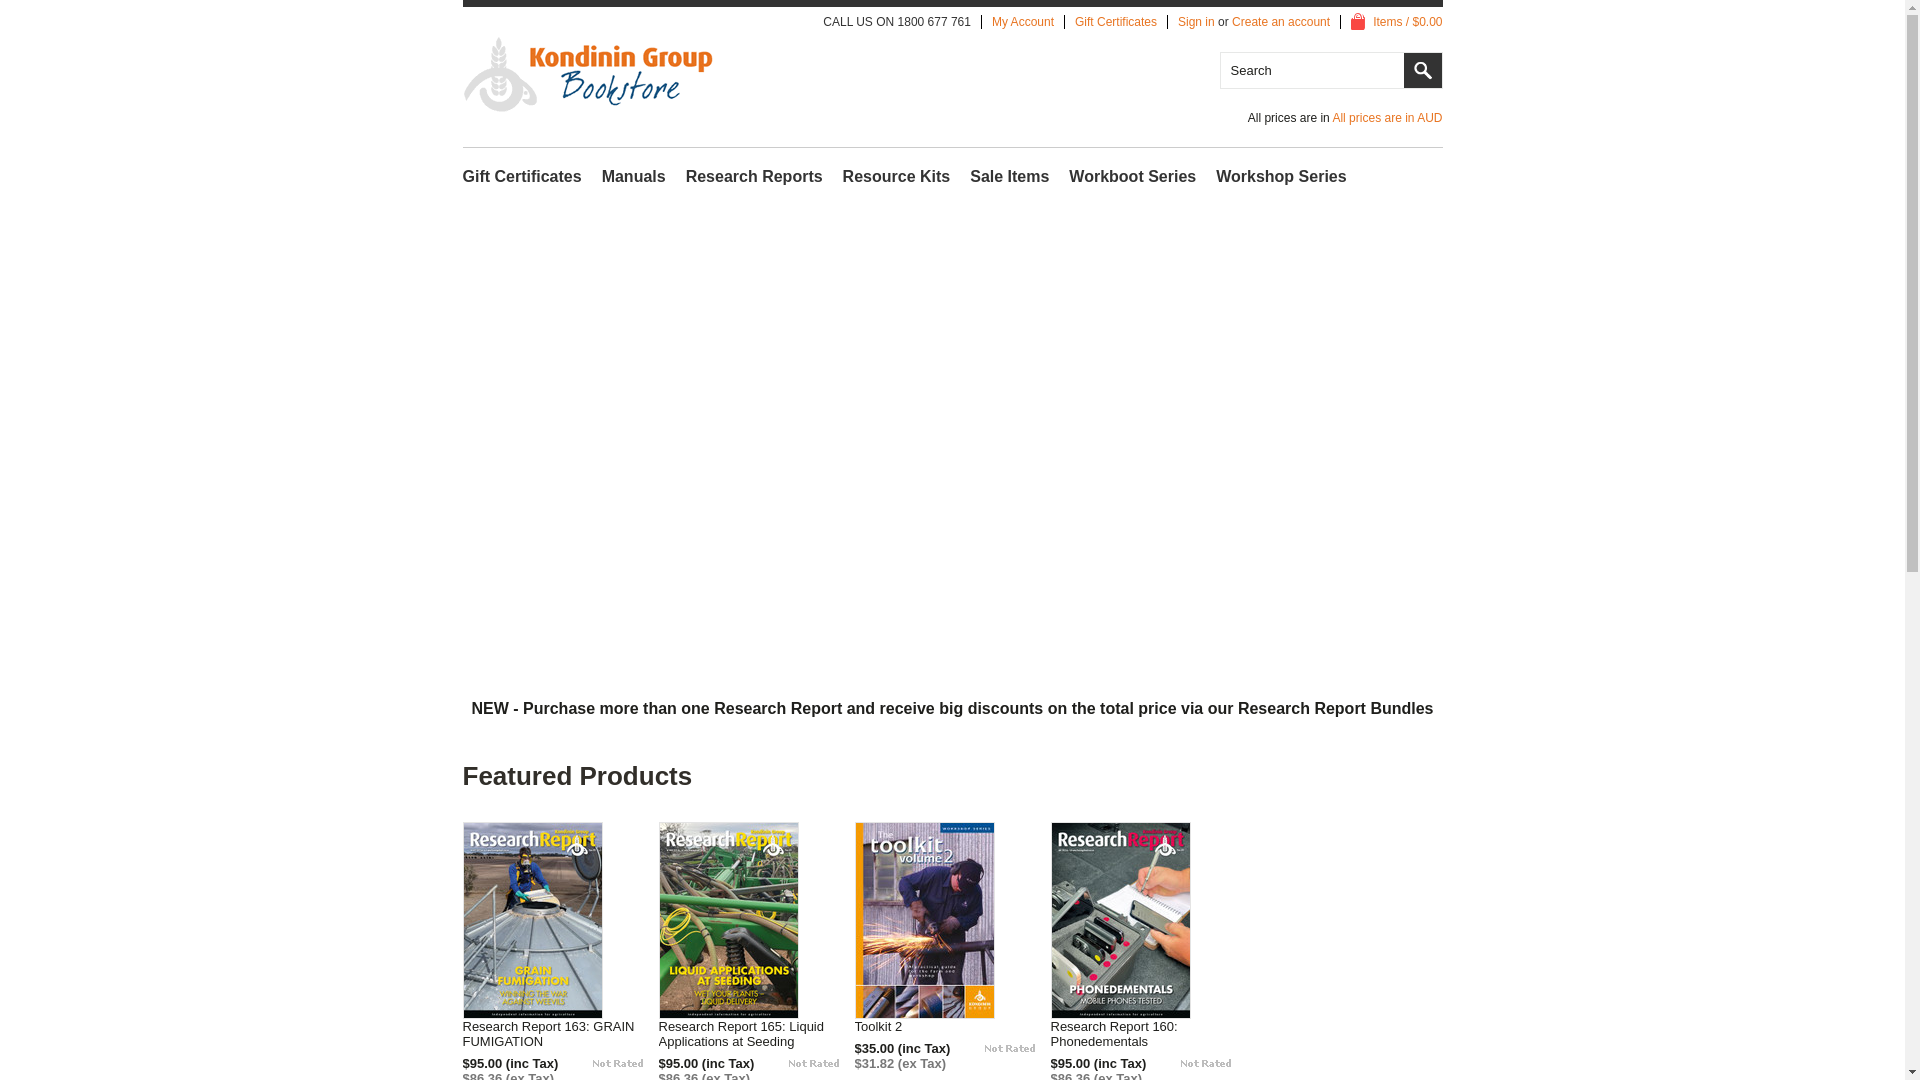 Image resolution: width=1920 pixels, height=1080 pixels. What do you see at coordinates (1358, 22) in the screenshot?
I see `'View Cart'` at bounding box center [1358, 22].